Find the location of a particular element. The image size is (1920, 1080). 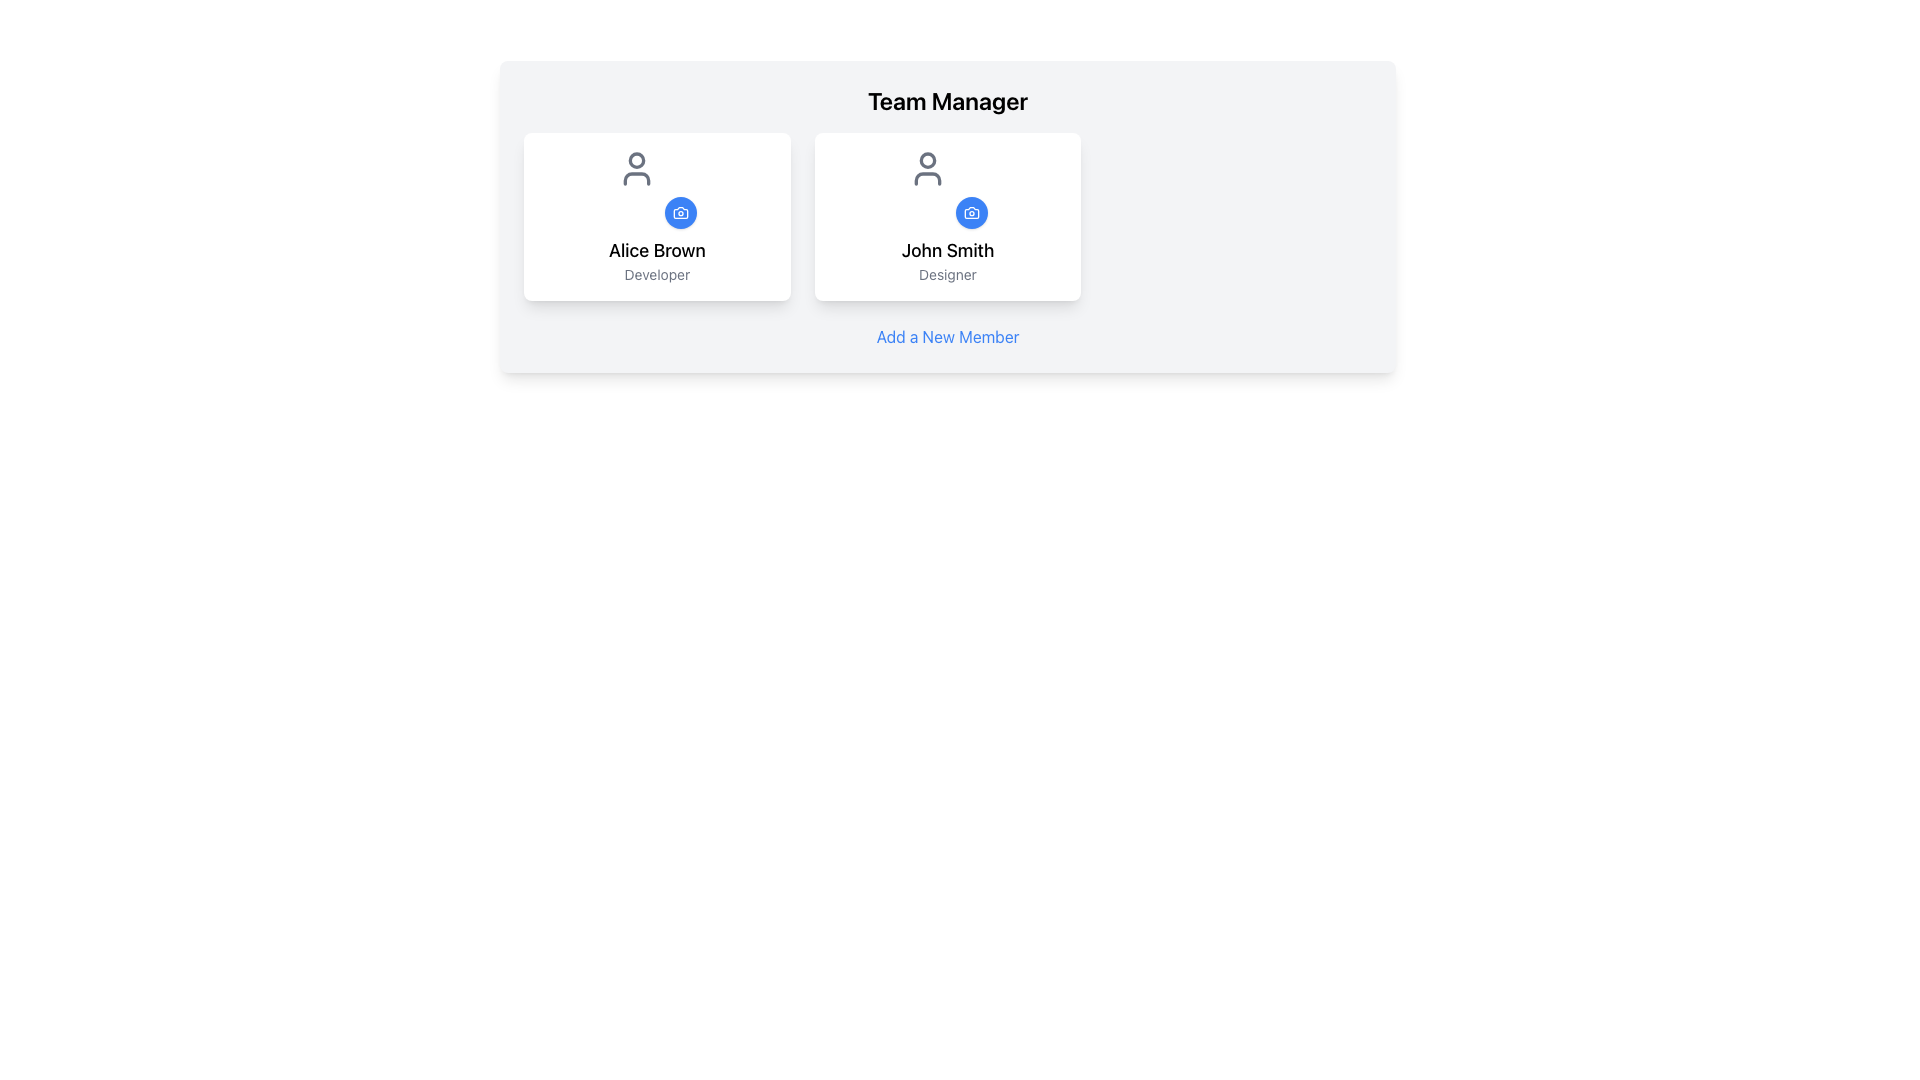

the circular blue button with a white camera icon located at the bottom-right corner of the card titled 'Alice Brown' to upload an image is located at coordinates (657, 189).